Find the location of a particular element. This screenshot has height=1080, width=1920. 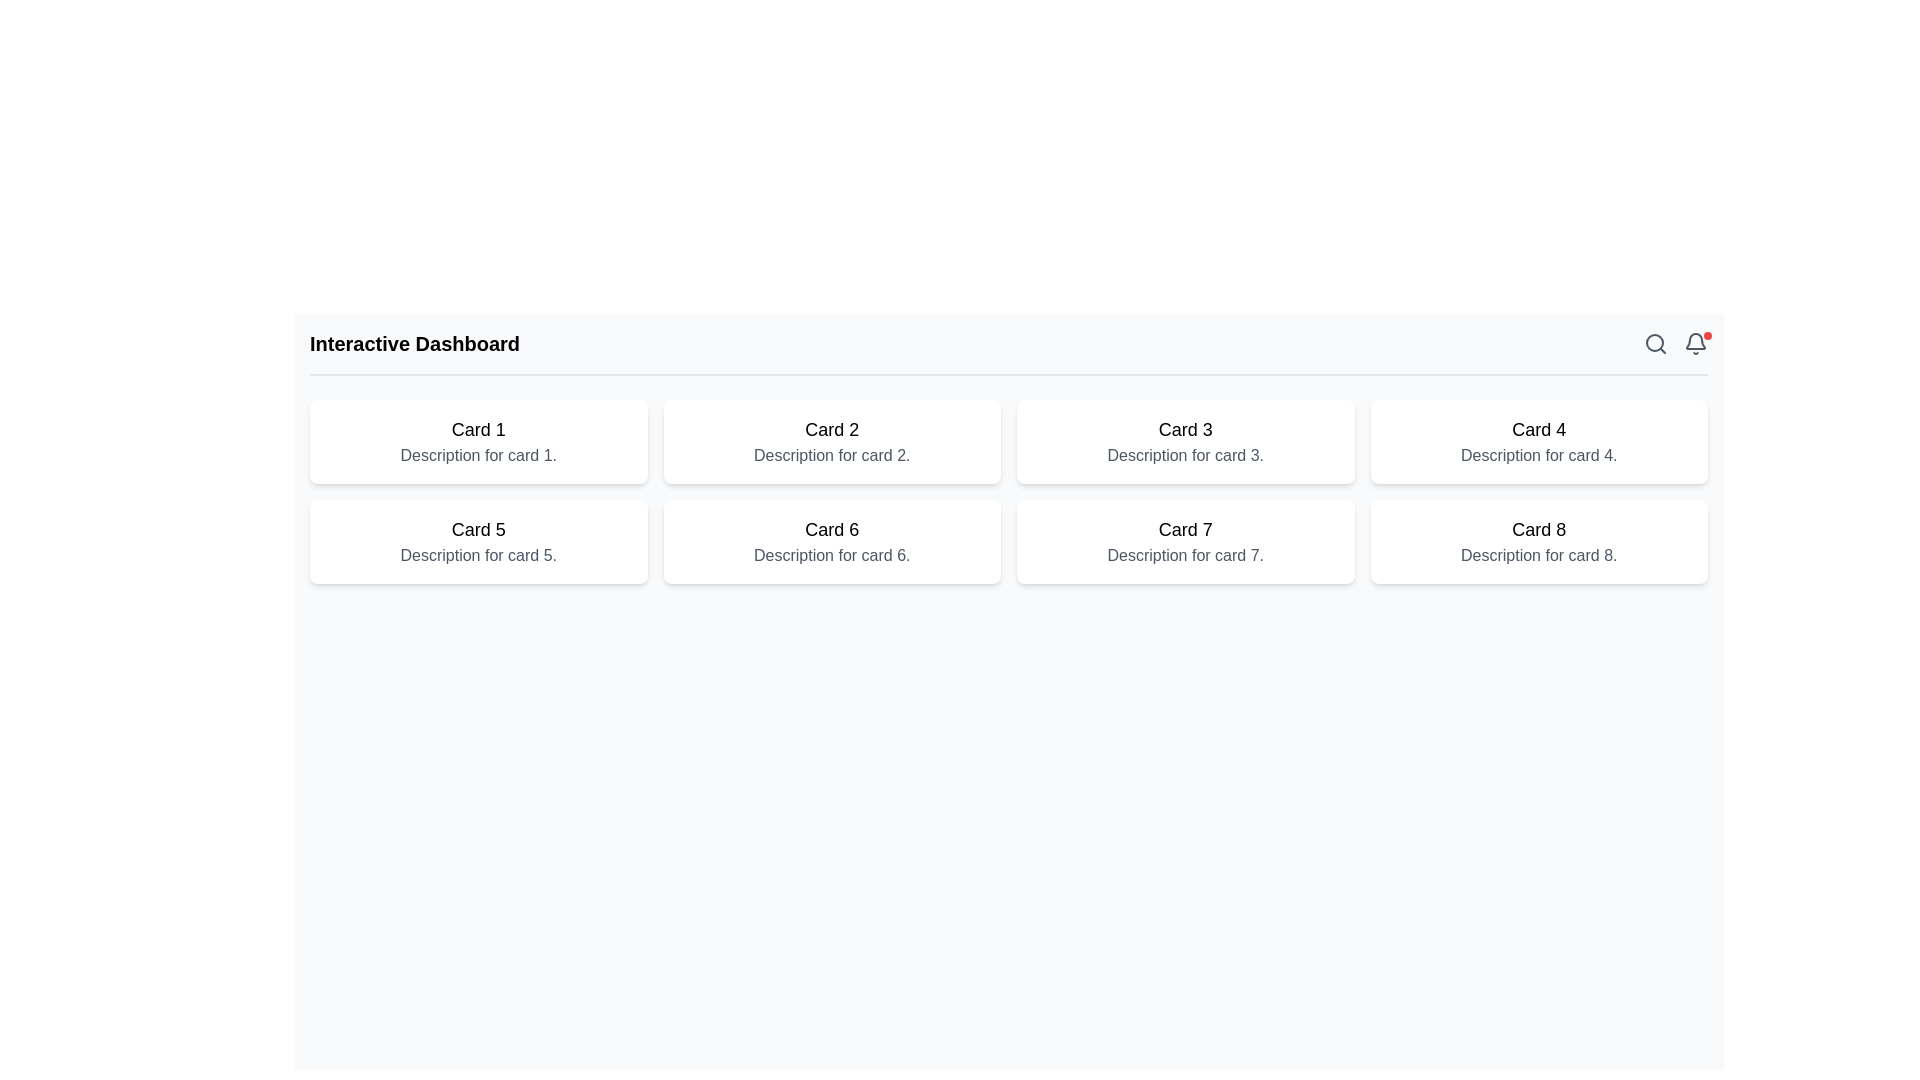

'Card 4' located at the top-right corner of the grid to interact or open details is located at coordinates (1538, 441).